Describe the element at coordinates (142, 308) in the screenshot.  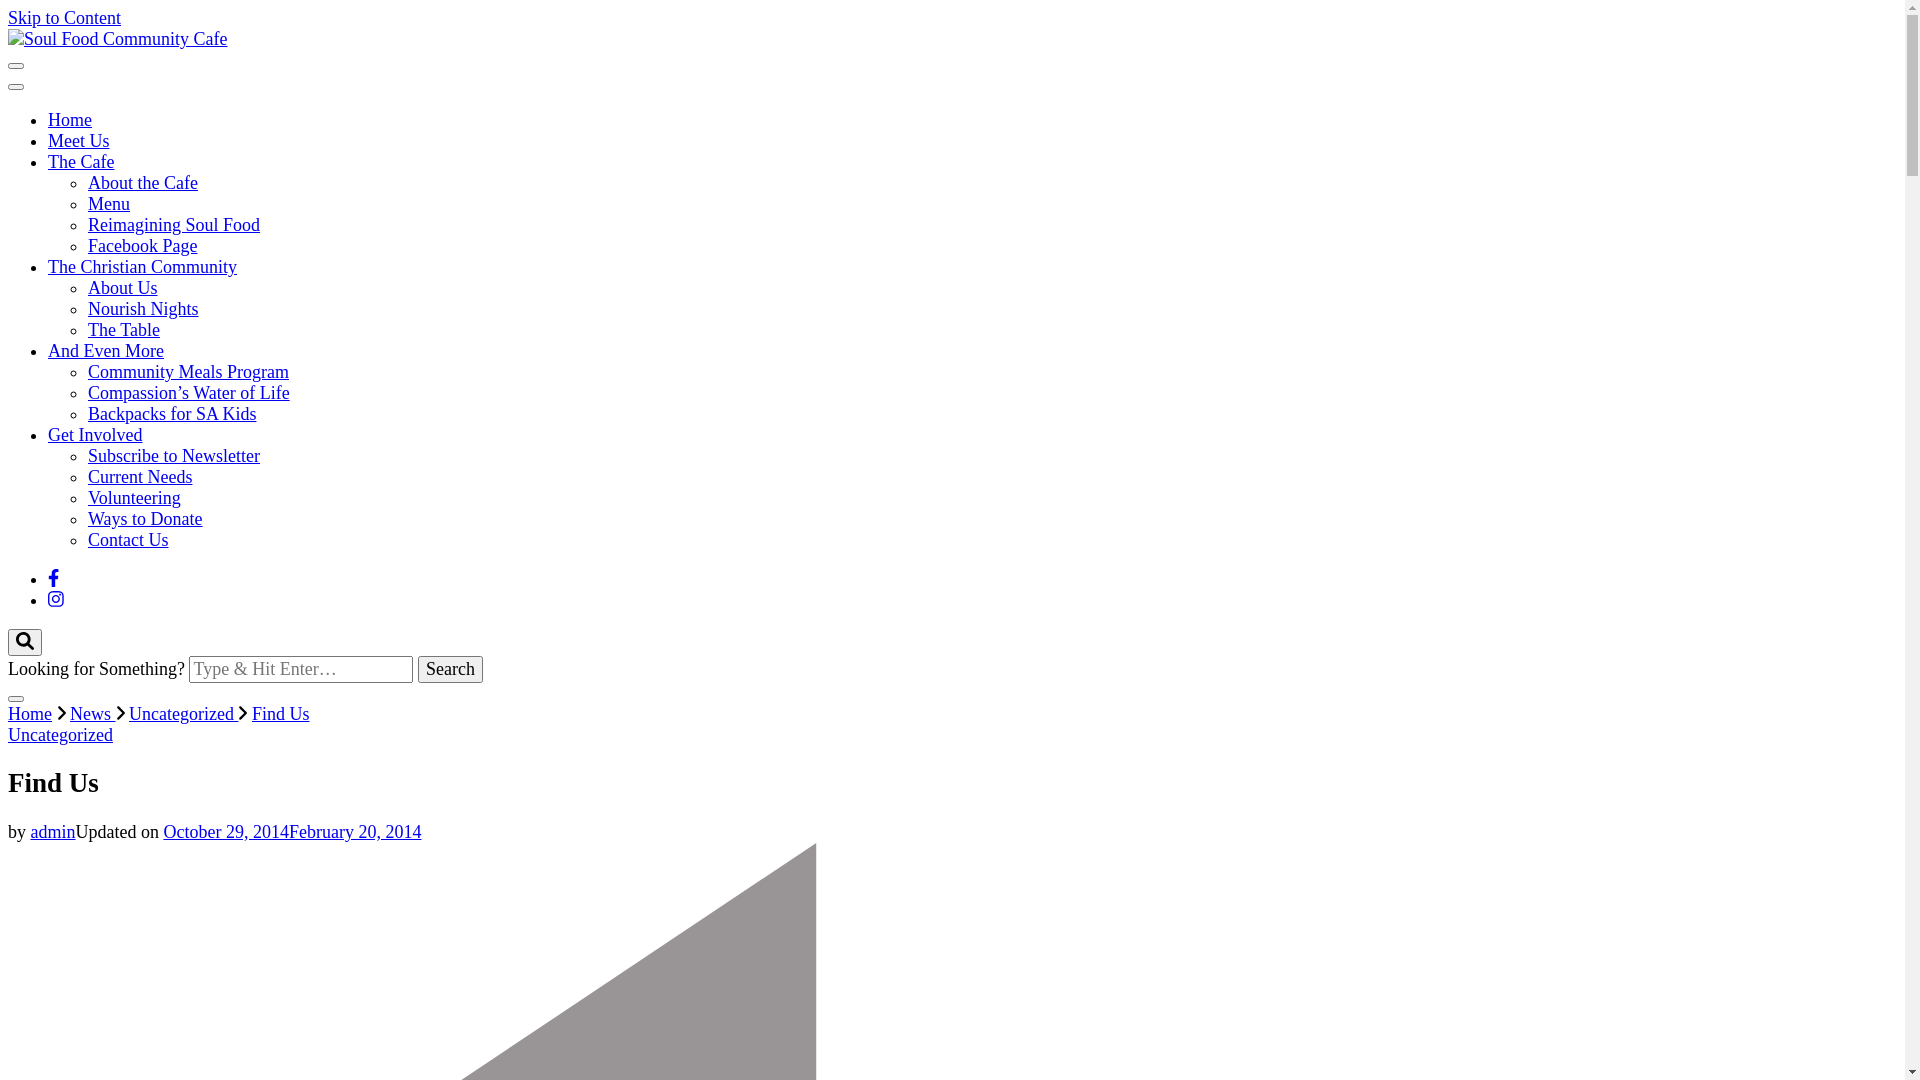
I see `'Nourish Nights'` at that location.